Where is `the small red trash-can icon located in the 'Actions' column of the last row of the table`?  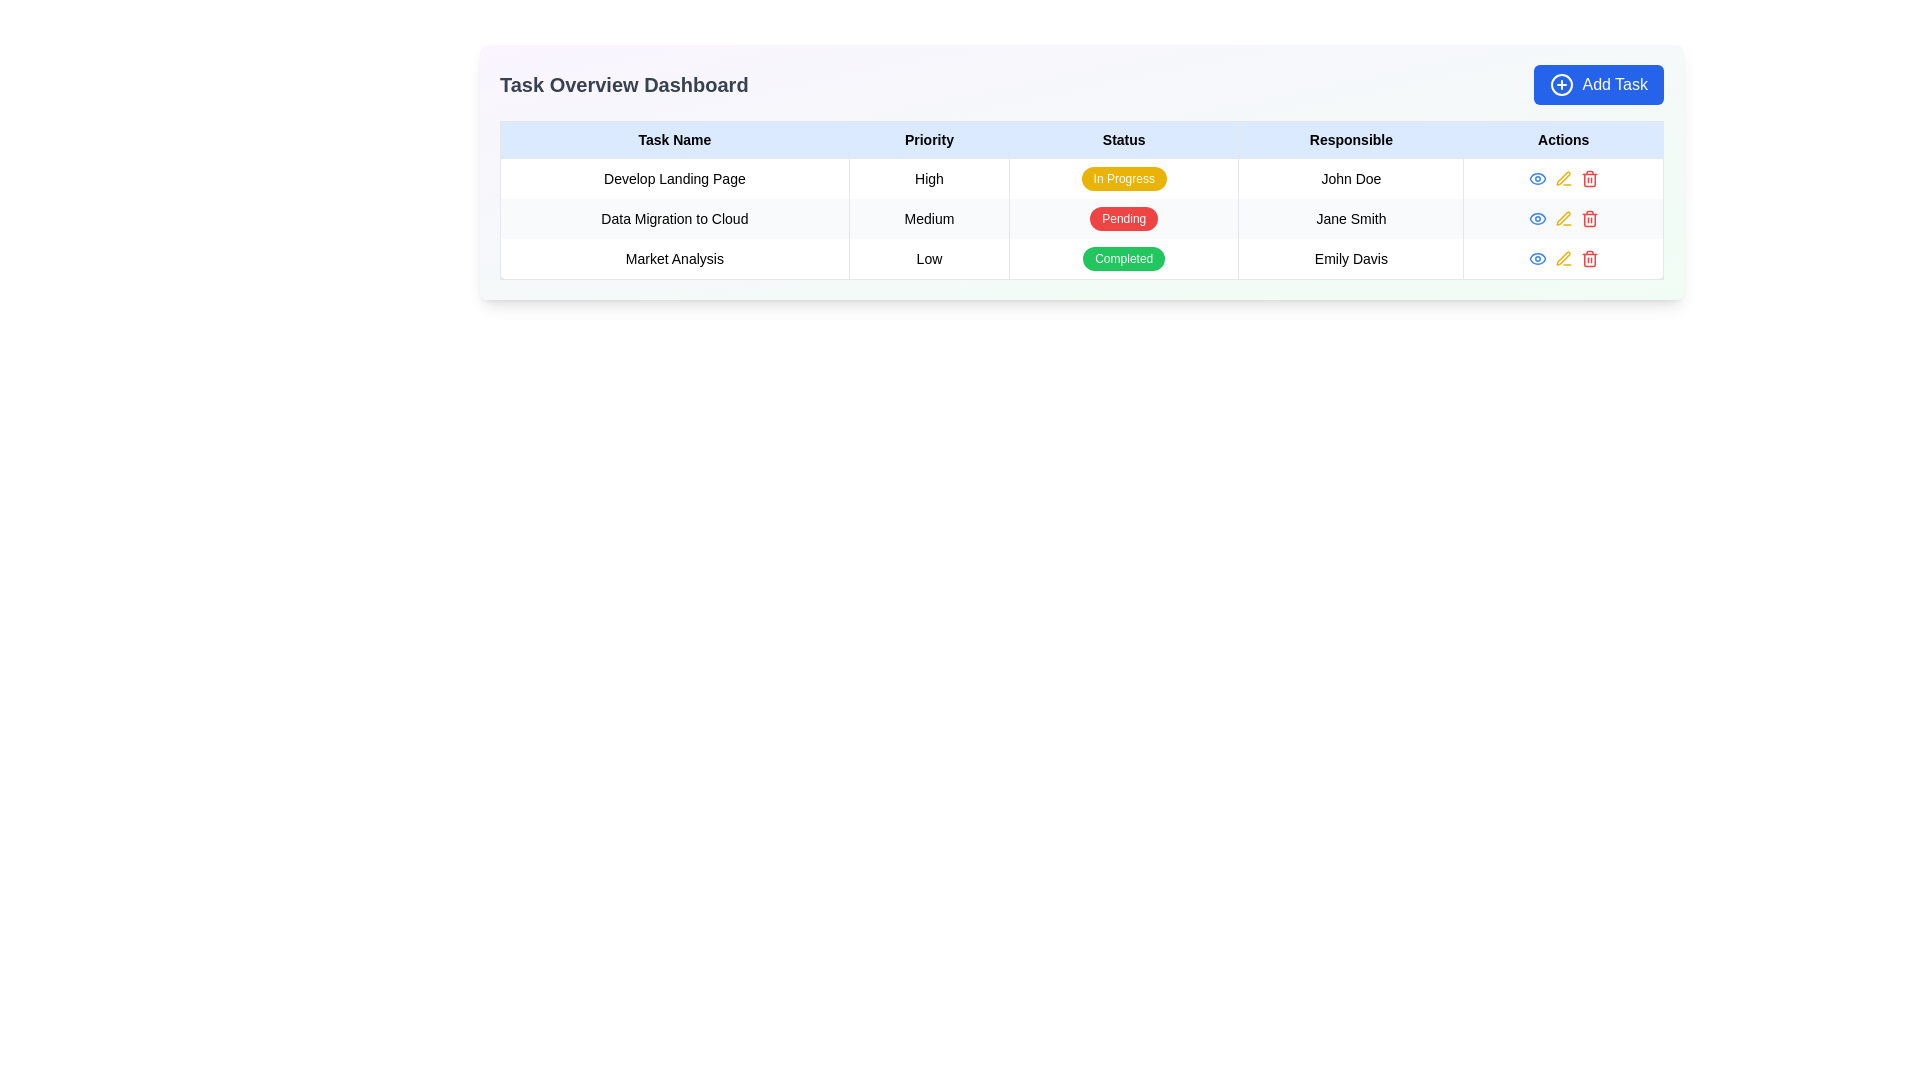 the small red trash-can icon located in the 'Actions' column of the last row of the table is located at coordinates (1588, 257).